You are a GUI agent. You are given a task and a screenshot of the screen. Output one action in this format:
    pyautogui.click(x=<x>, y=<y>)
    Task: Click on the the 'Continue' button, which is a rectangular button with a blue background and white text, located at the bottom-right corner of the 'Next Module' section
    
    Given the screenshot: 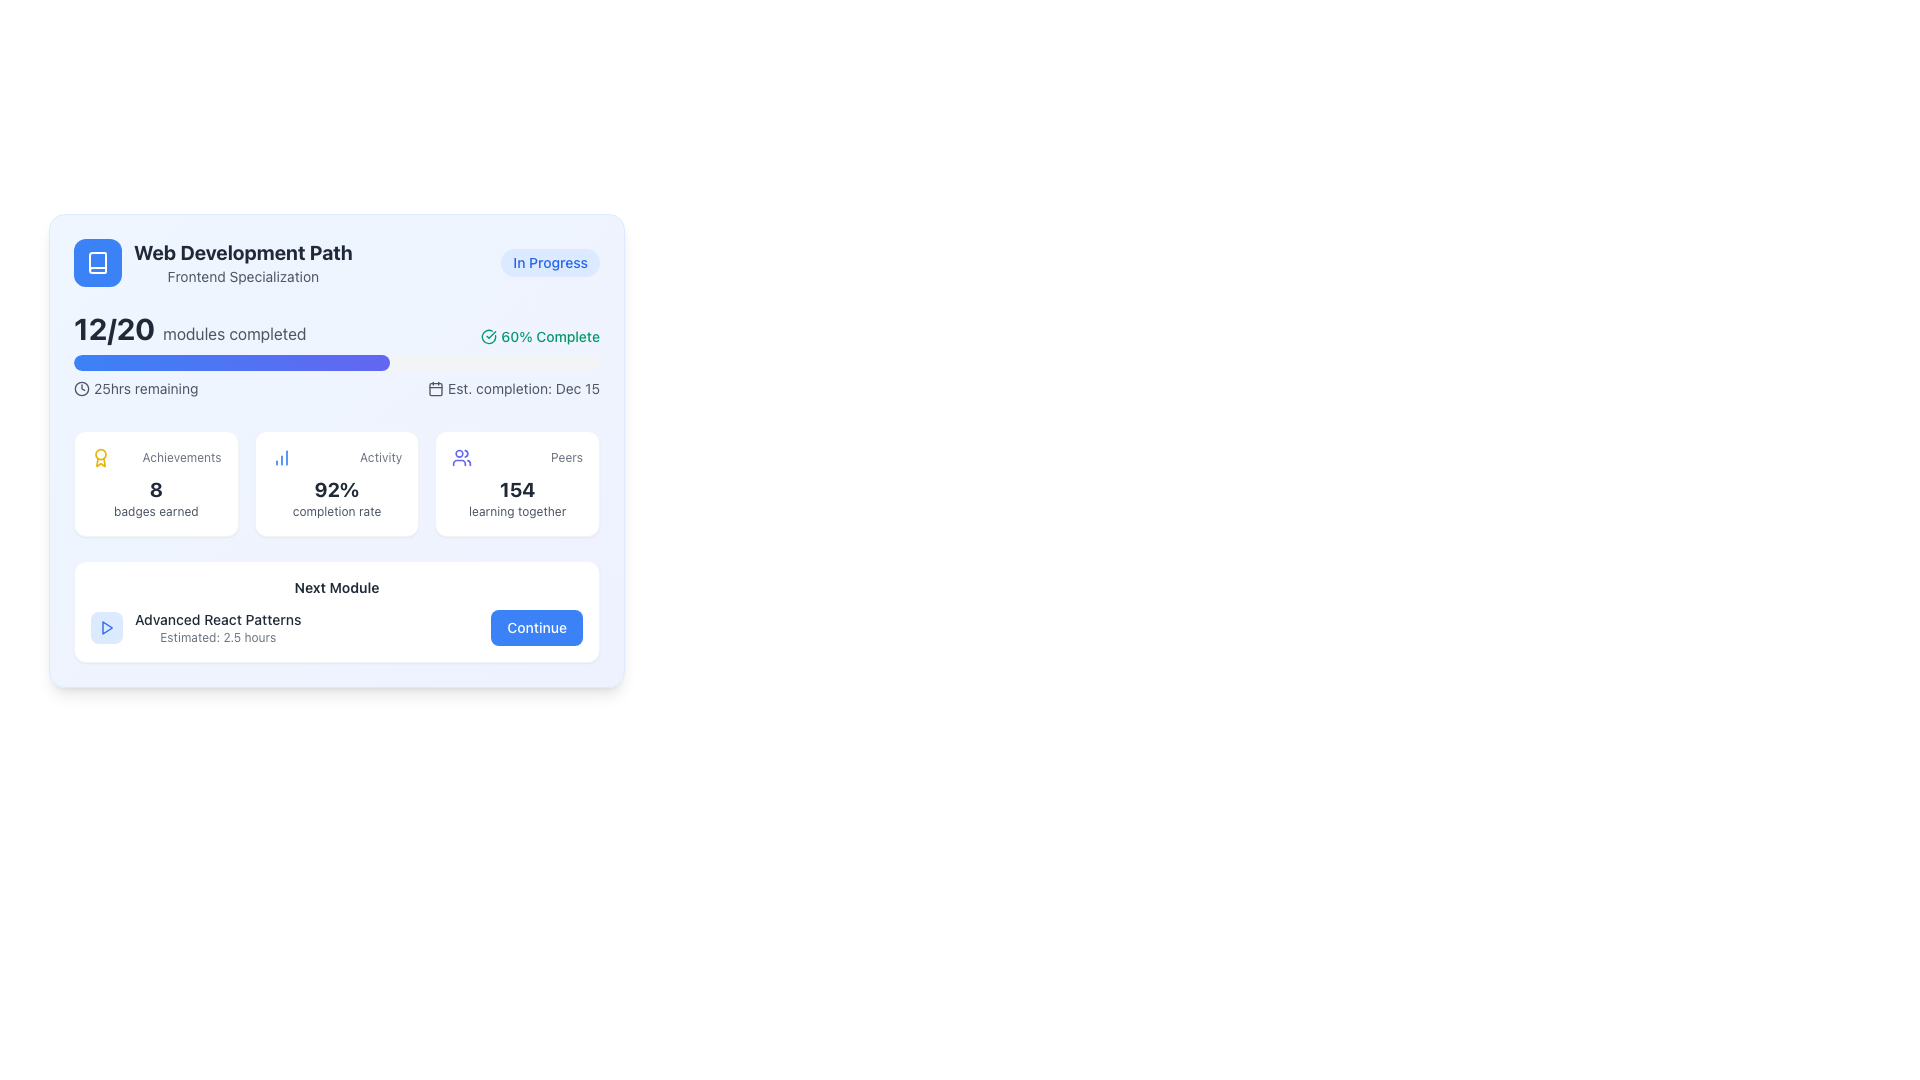 What is the action you would take?
    pyautogui.click(x=537, y=627)
    